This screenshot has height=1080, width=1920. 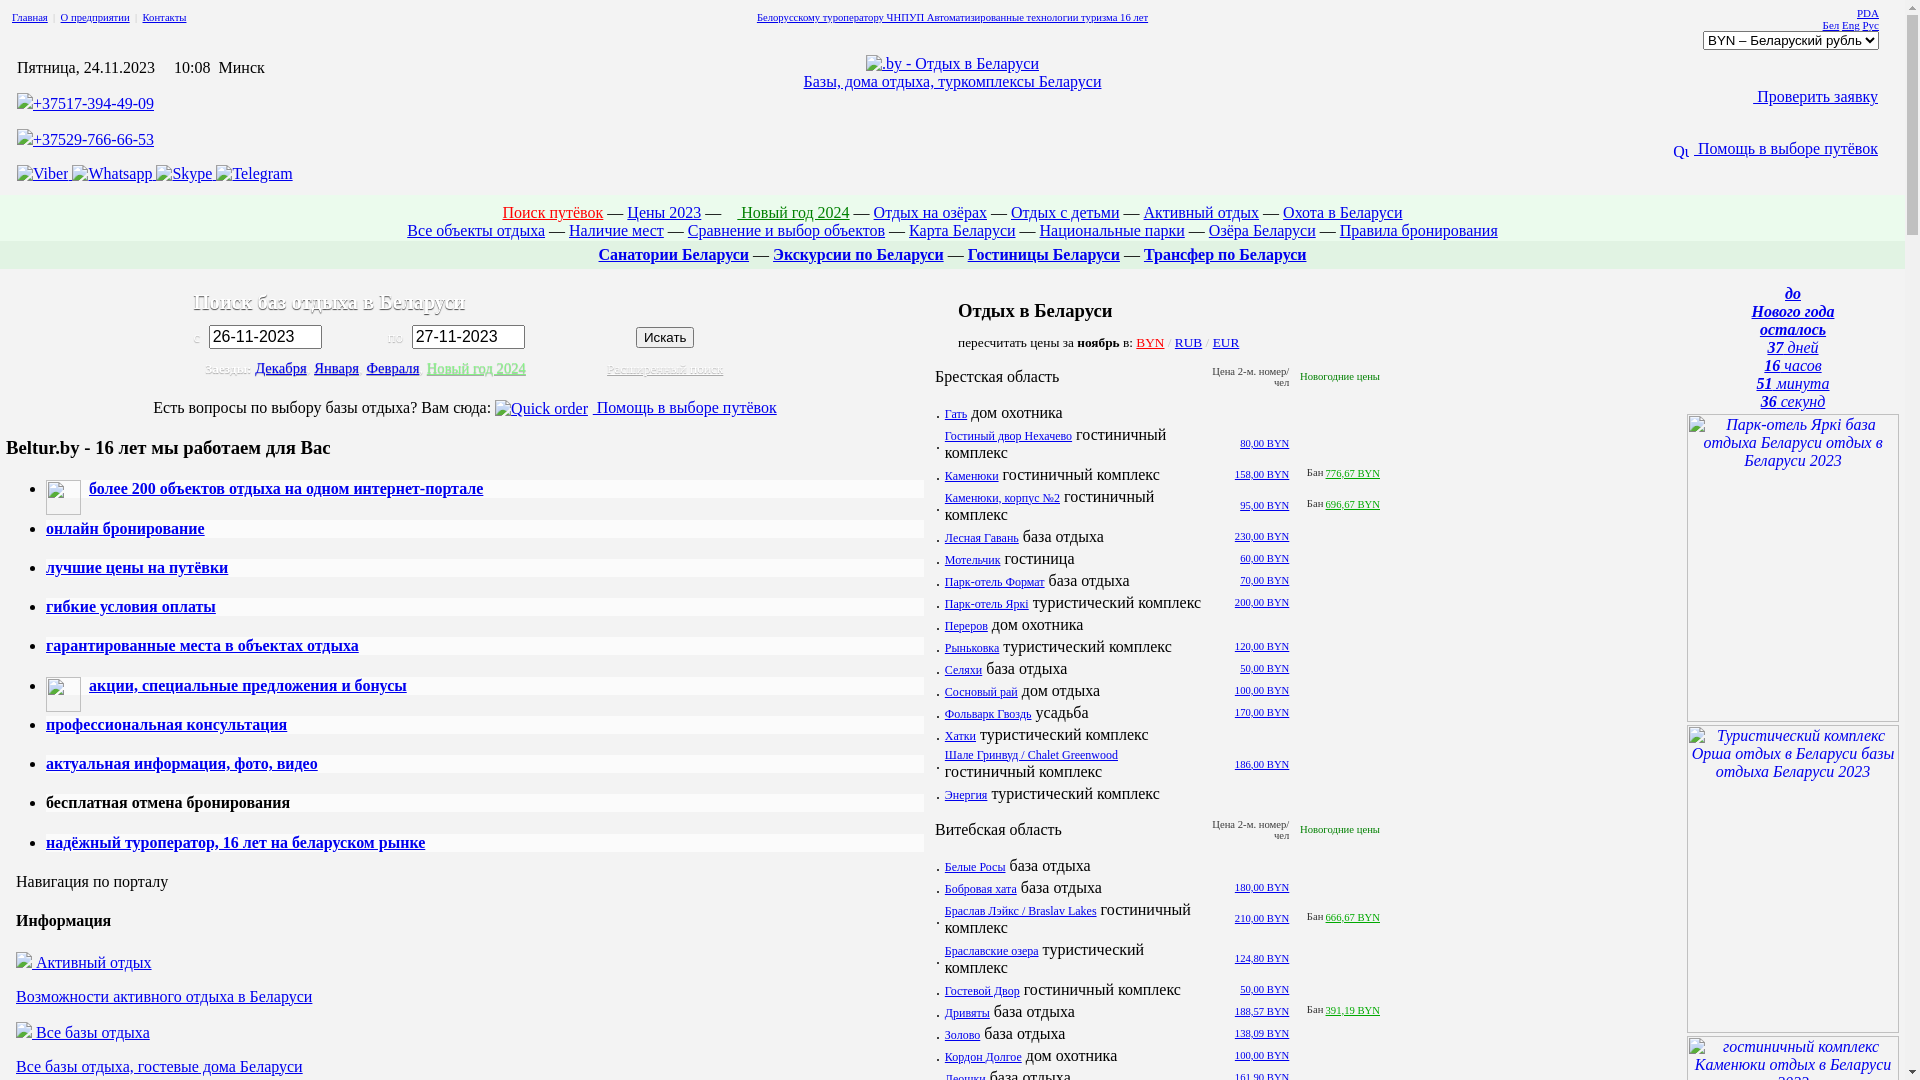 What do you see at coordinates (1325, 503) in the screenshot?
I see `'696,67 BYN'` at bounding box center [1325, 503].